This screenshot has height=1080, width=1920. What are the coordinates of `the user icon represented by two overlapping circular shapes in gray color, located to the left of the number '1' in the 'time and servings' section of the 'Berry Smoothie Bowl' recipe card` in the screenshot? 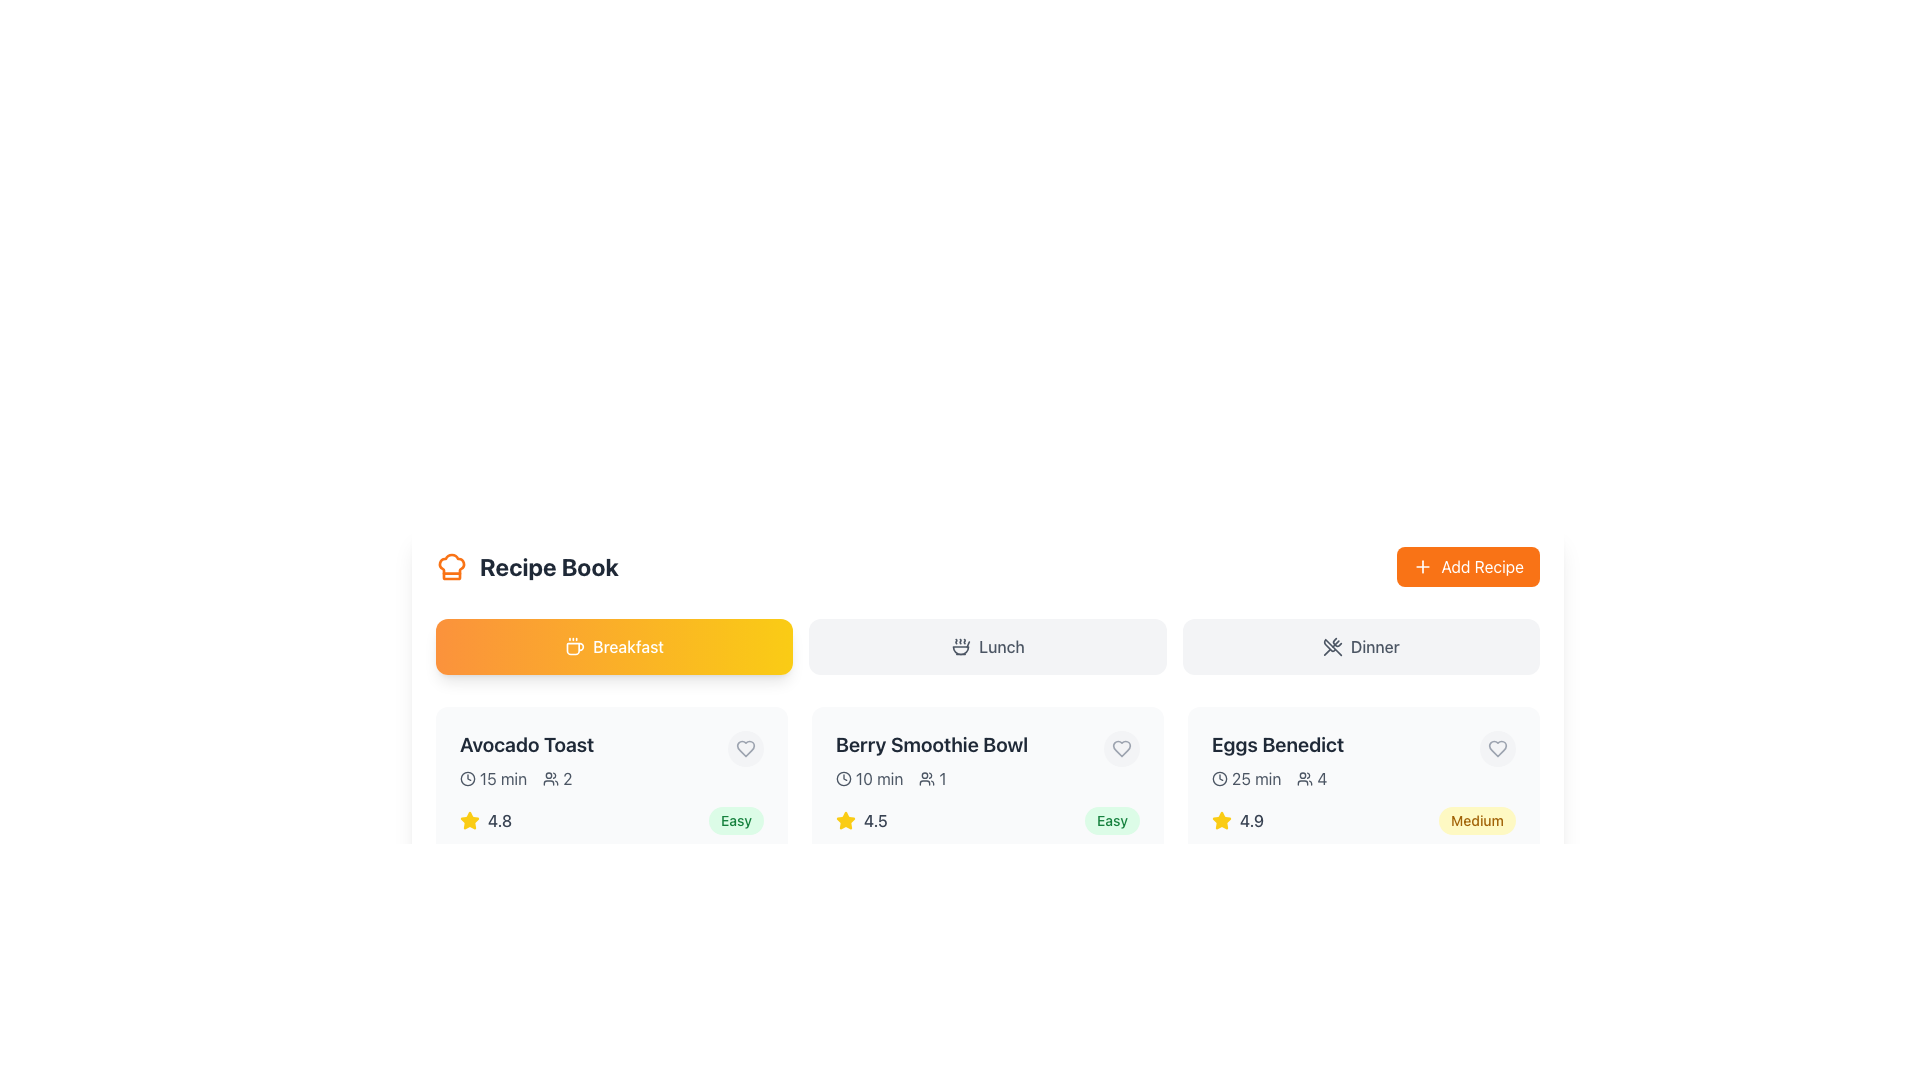 It's located at (926, 778).